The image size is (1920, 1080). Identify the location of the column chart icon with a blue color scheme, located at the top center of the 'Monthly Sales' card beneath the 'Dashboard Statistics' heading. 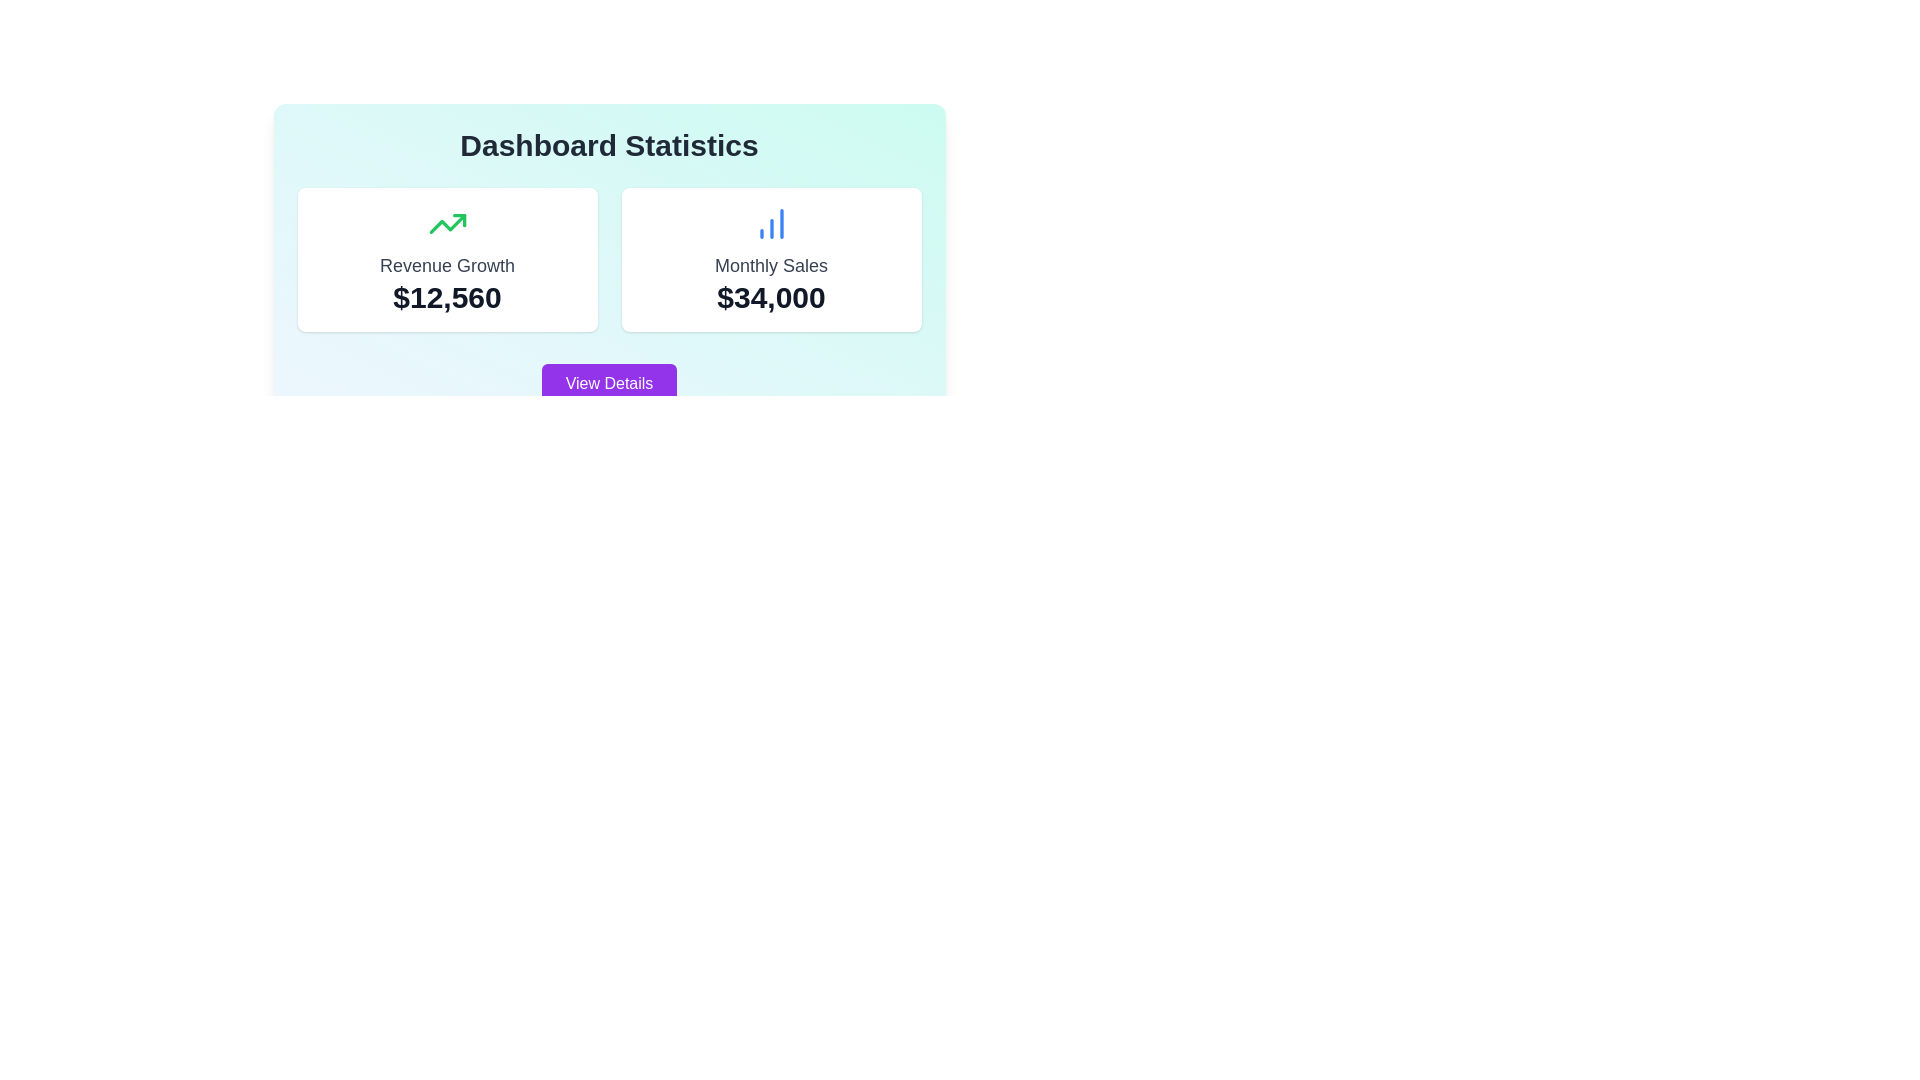
(770, 223).